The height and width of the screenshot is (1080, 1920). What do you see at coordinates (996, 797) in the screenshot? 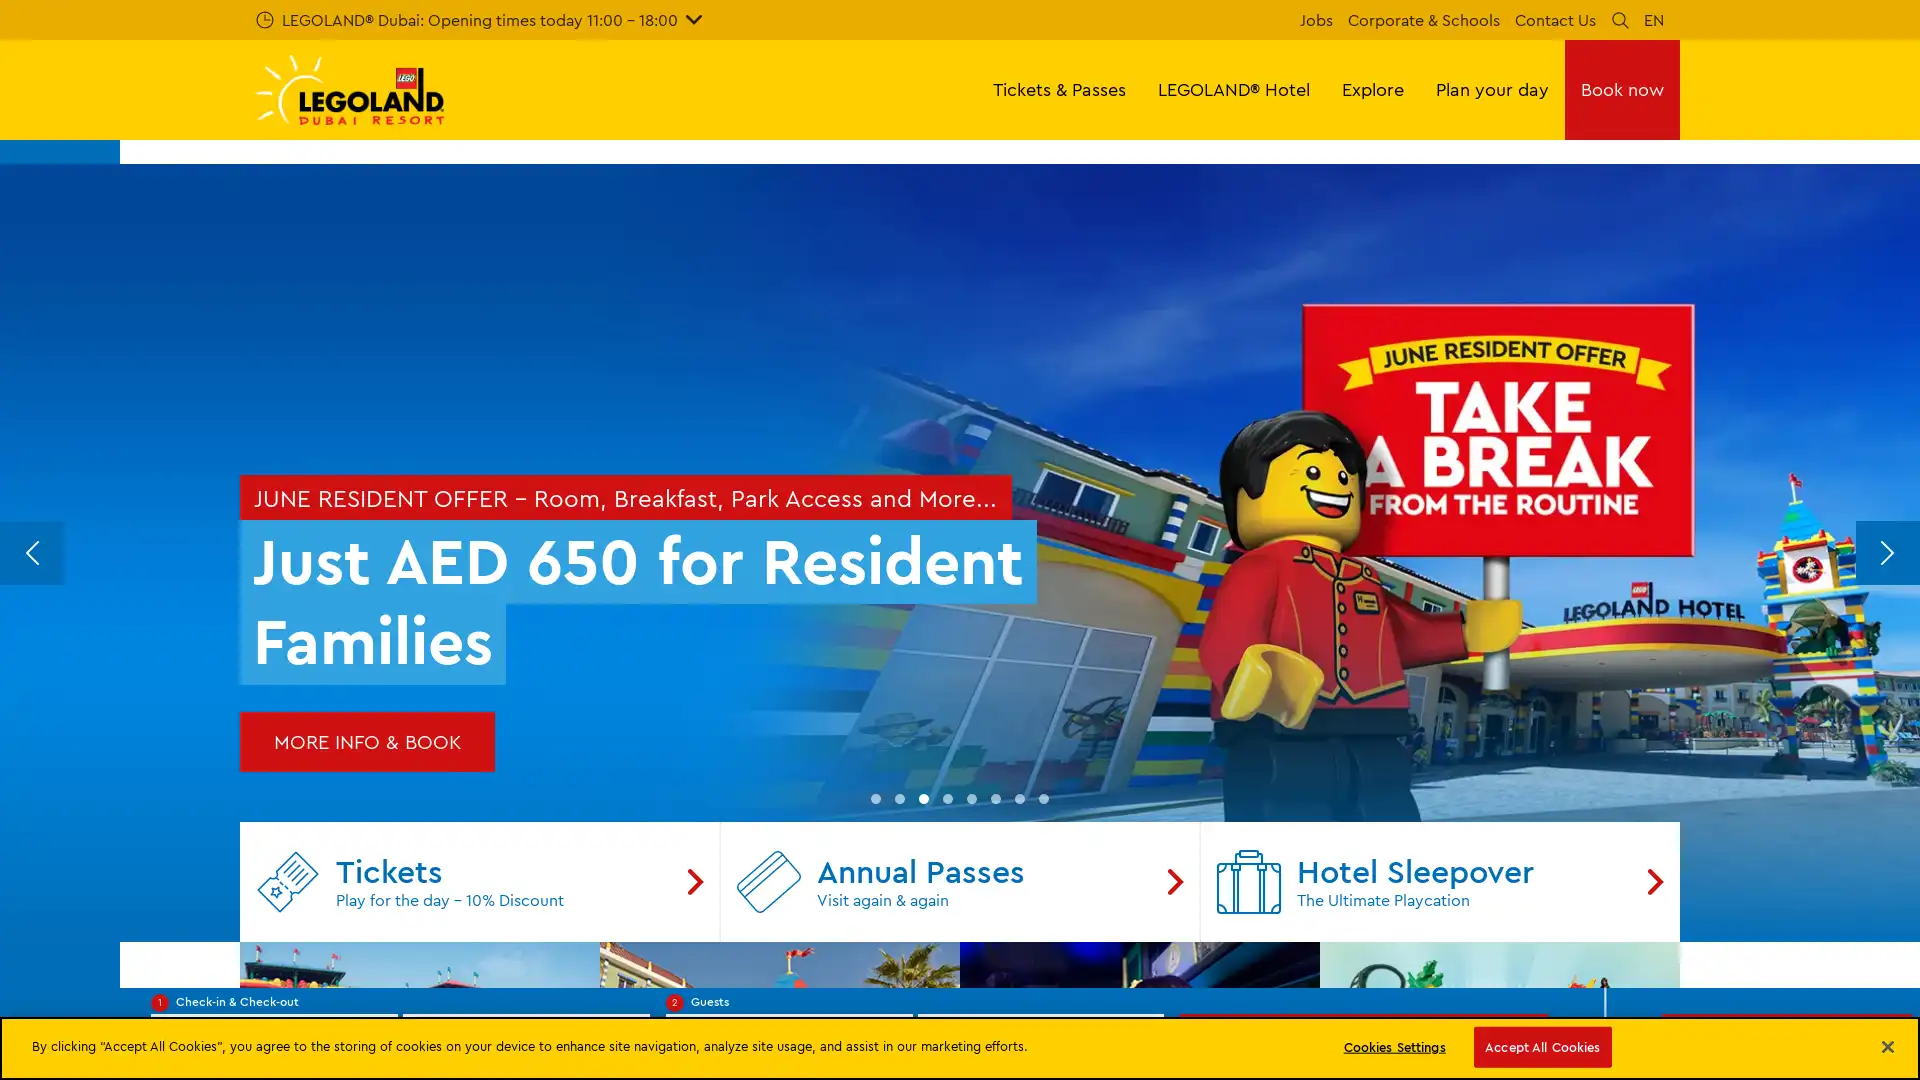
I see `Go to slide 6` at bounding box center [996, 797].